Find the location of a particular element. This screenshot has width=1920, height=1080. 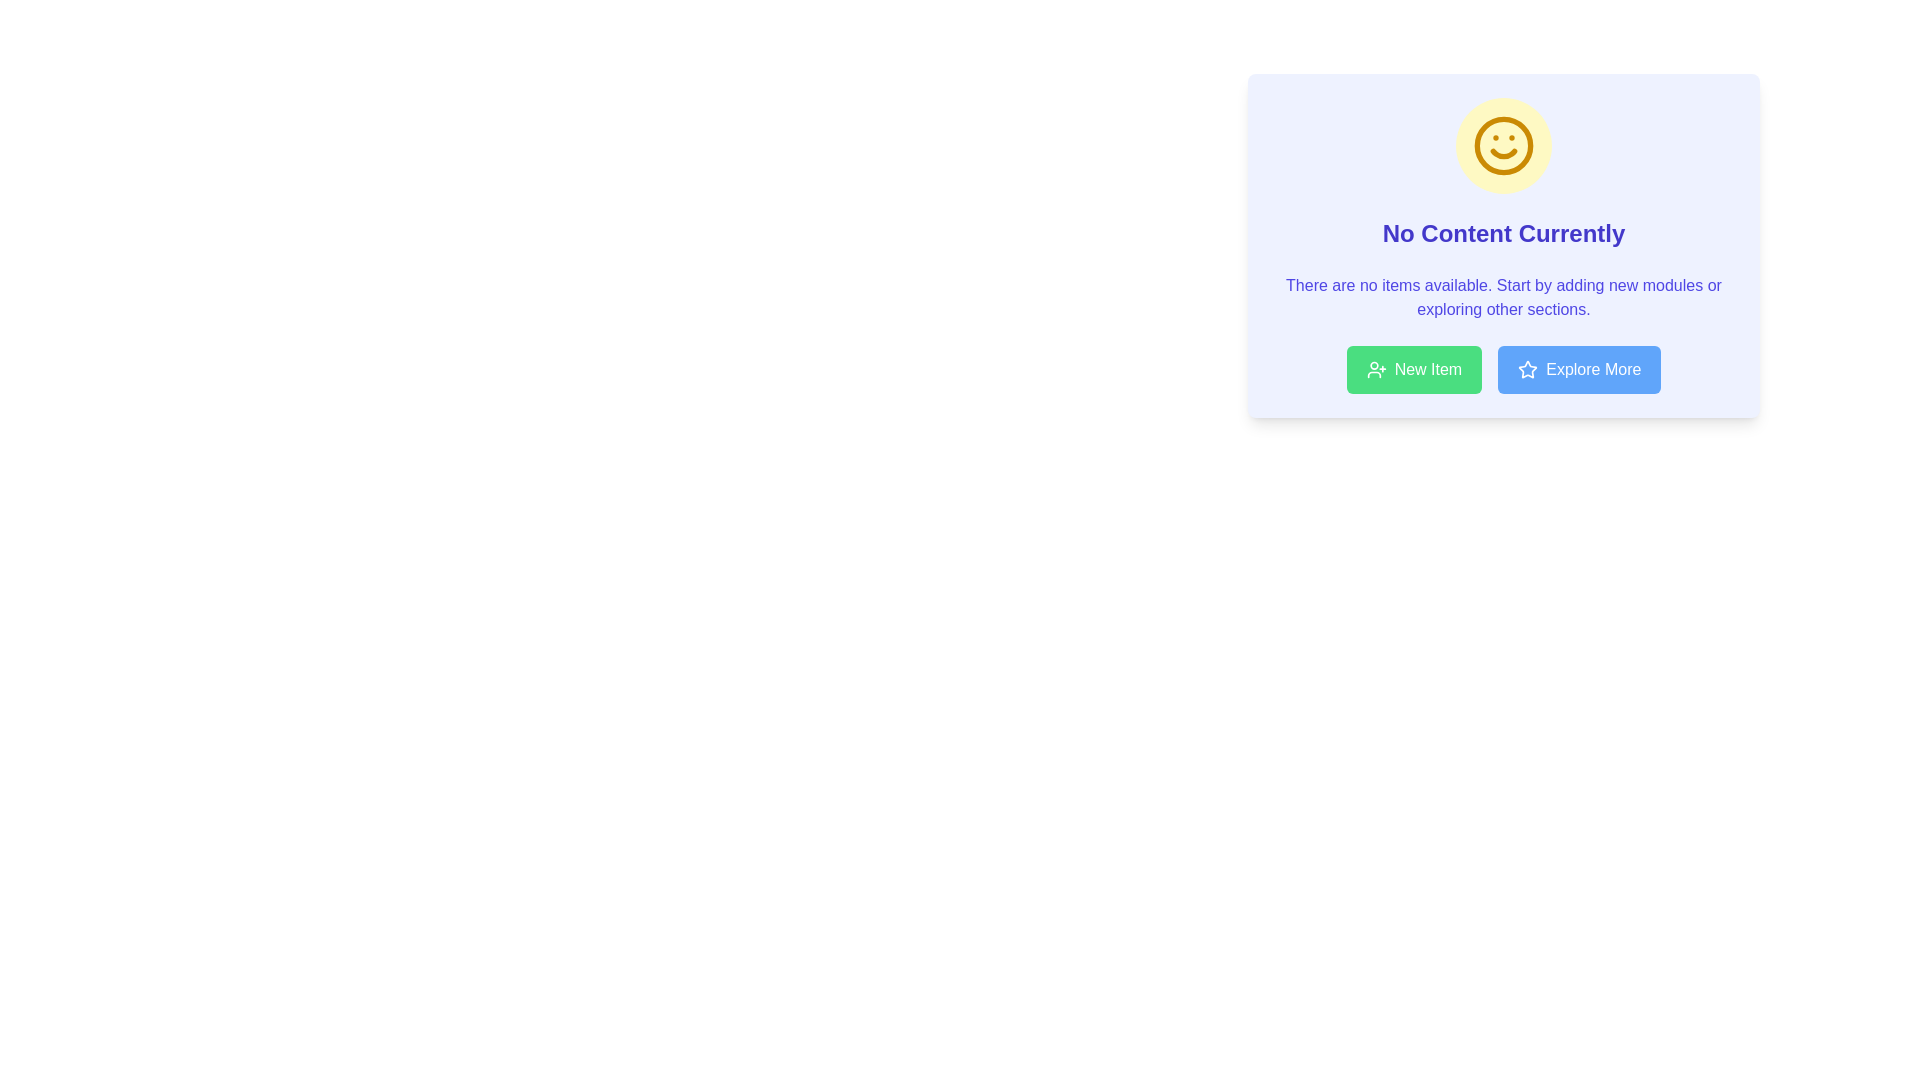

the smiley face icon located at the top center of the card interface, which indicates a friendly or neutral status is located at coordinates (1503, 145).